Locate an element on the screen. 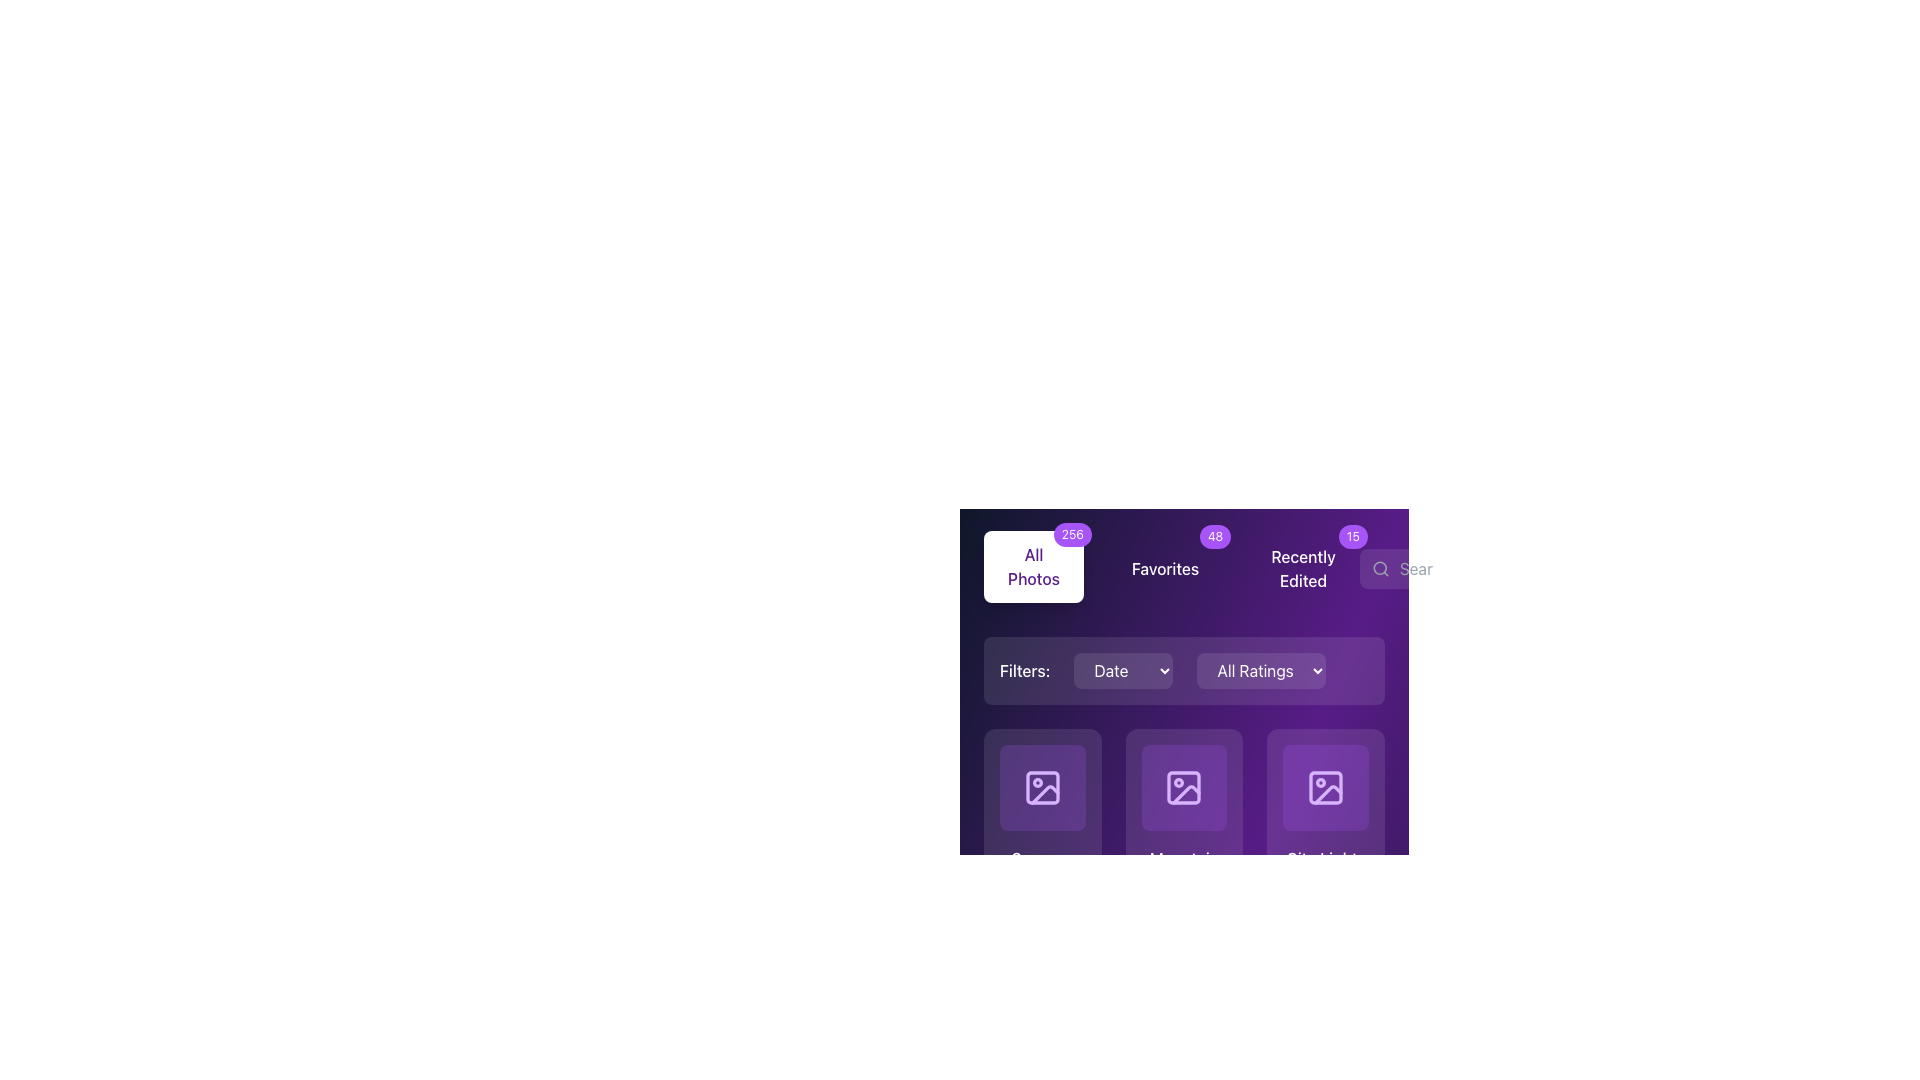 Image resolution: width=1920 pixels, height=1080 pixels. the badge on the 'Favorites' button is located at coordinates (1165, 569).